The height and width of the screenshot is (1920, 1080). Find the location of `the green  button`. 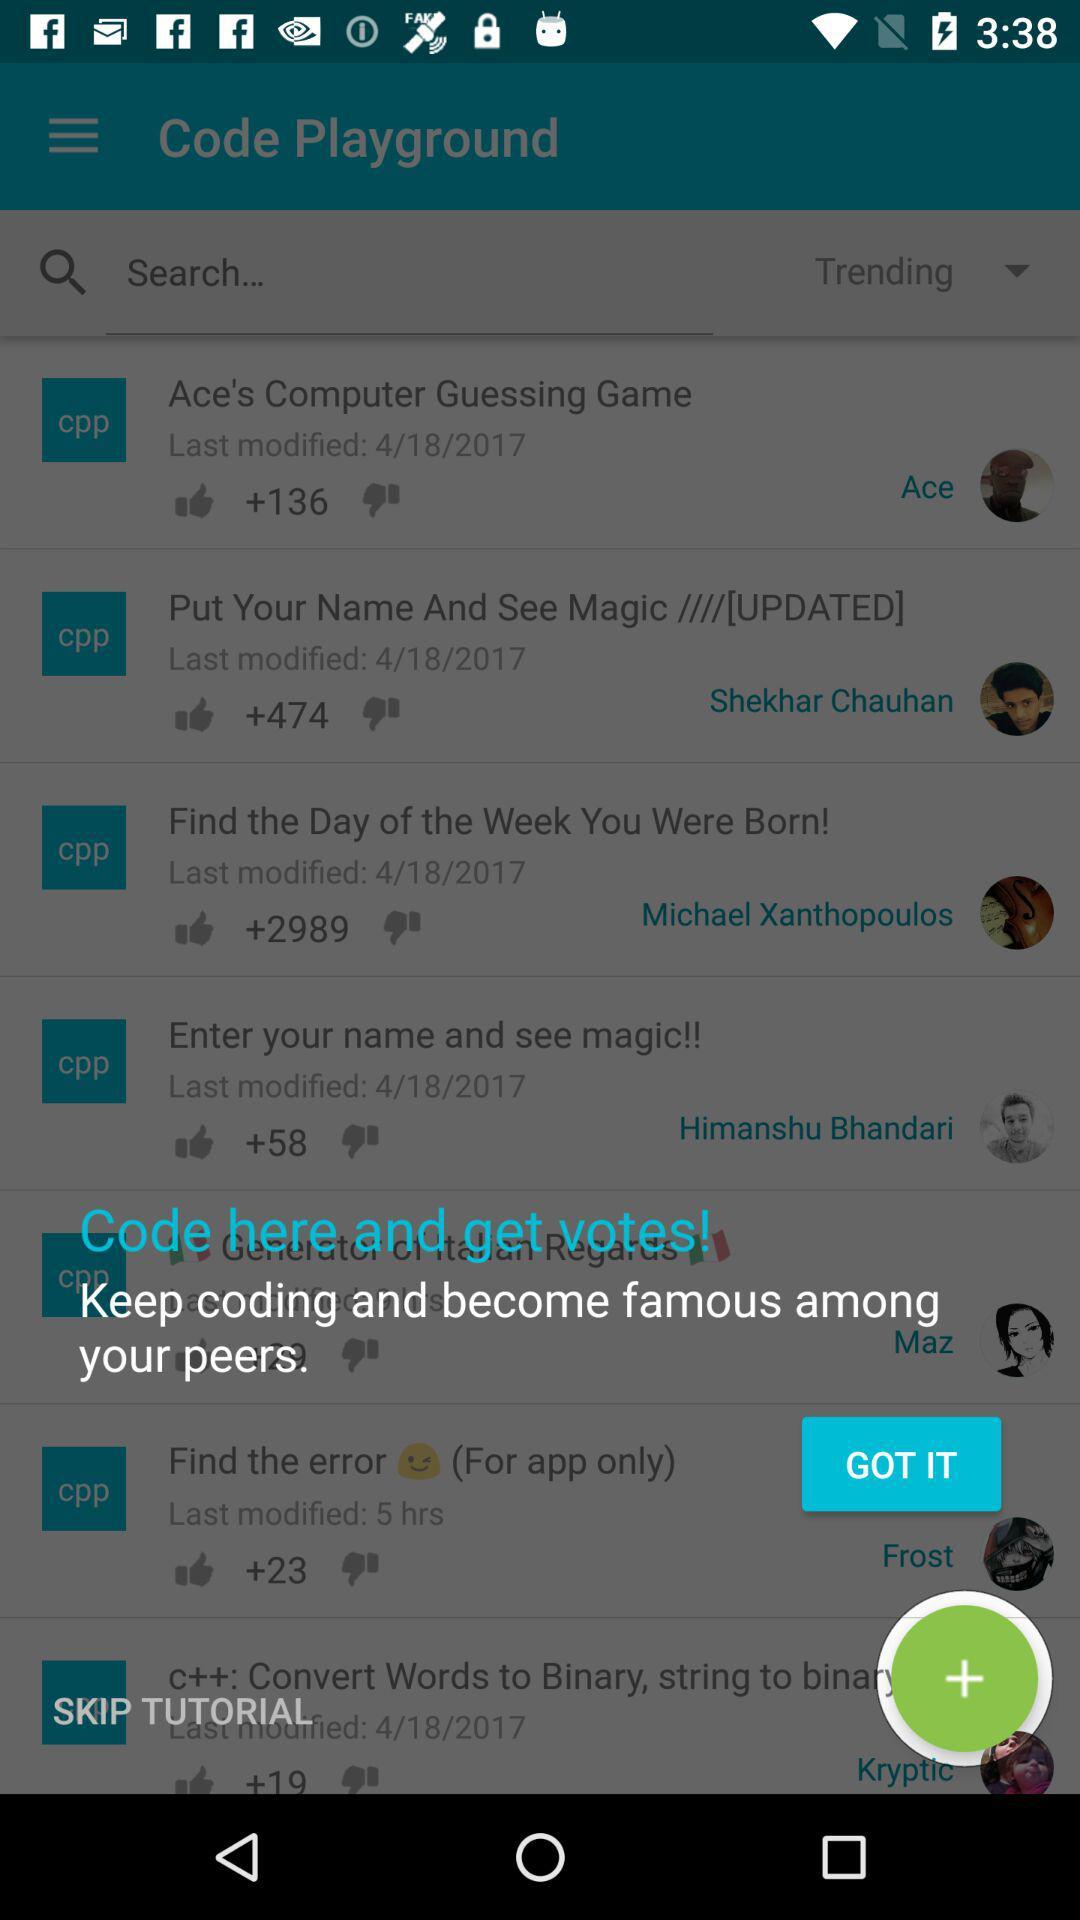

the green  button is located at coordinates (963, 1678).